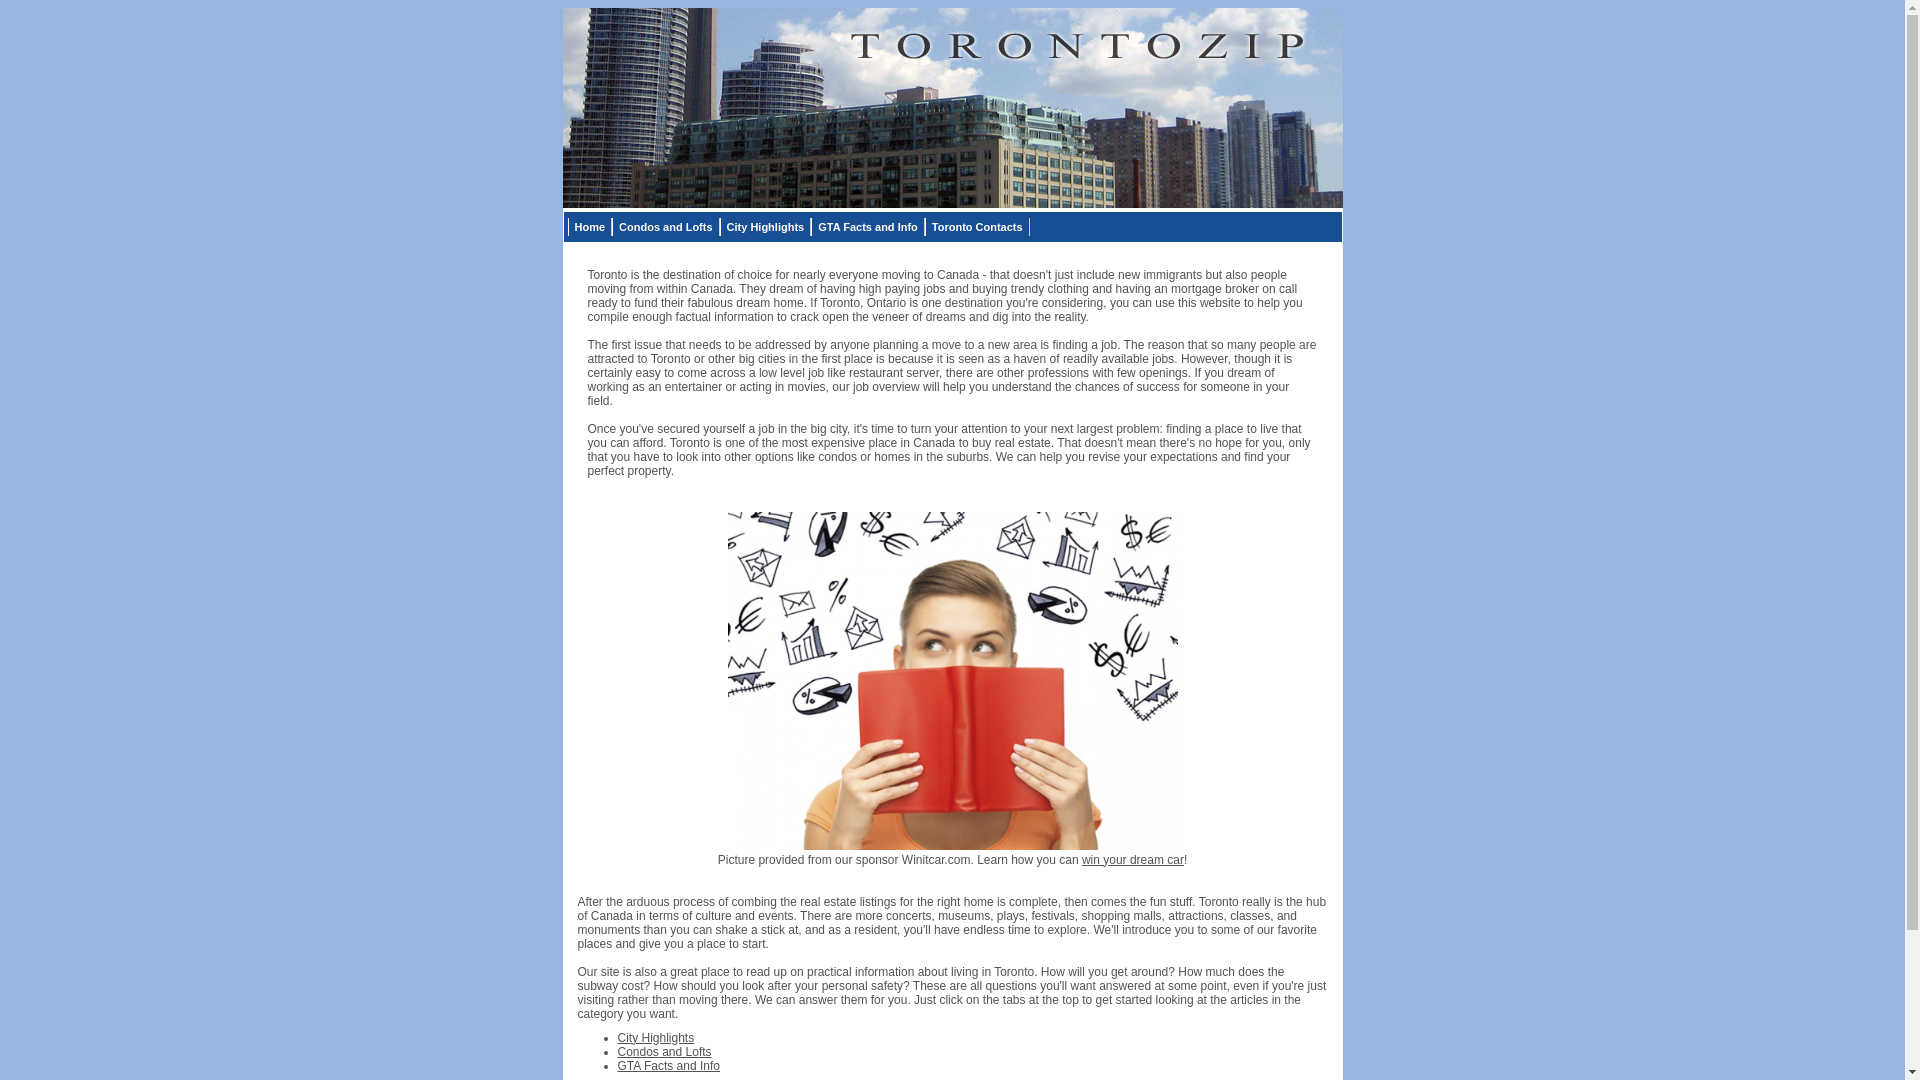 This screenshot has width=1920, height=1080. What do you see at coordinates (811, 226) in the screenshot?
I see `'GTA Facts and Info'` at bounding box center [811, 226].